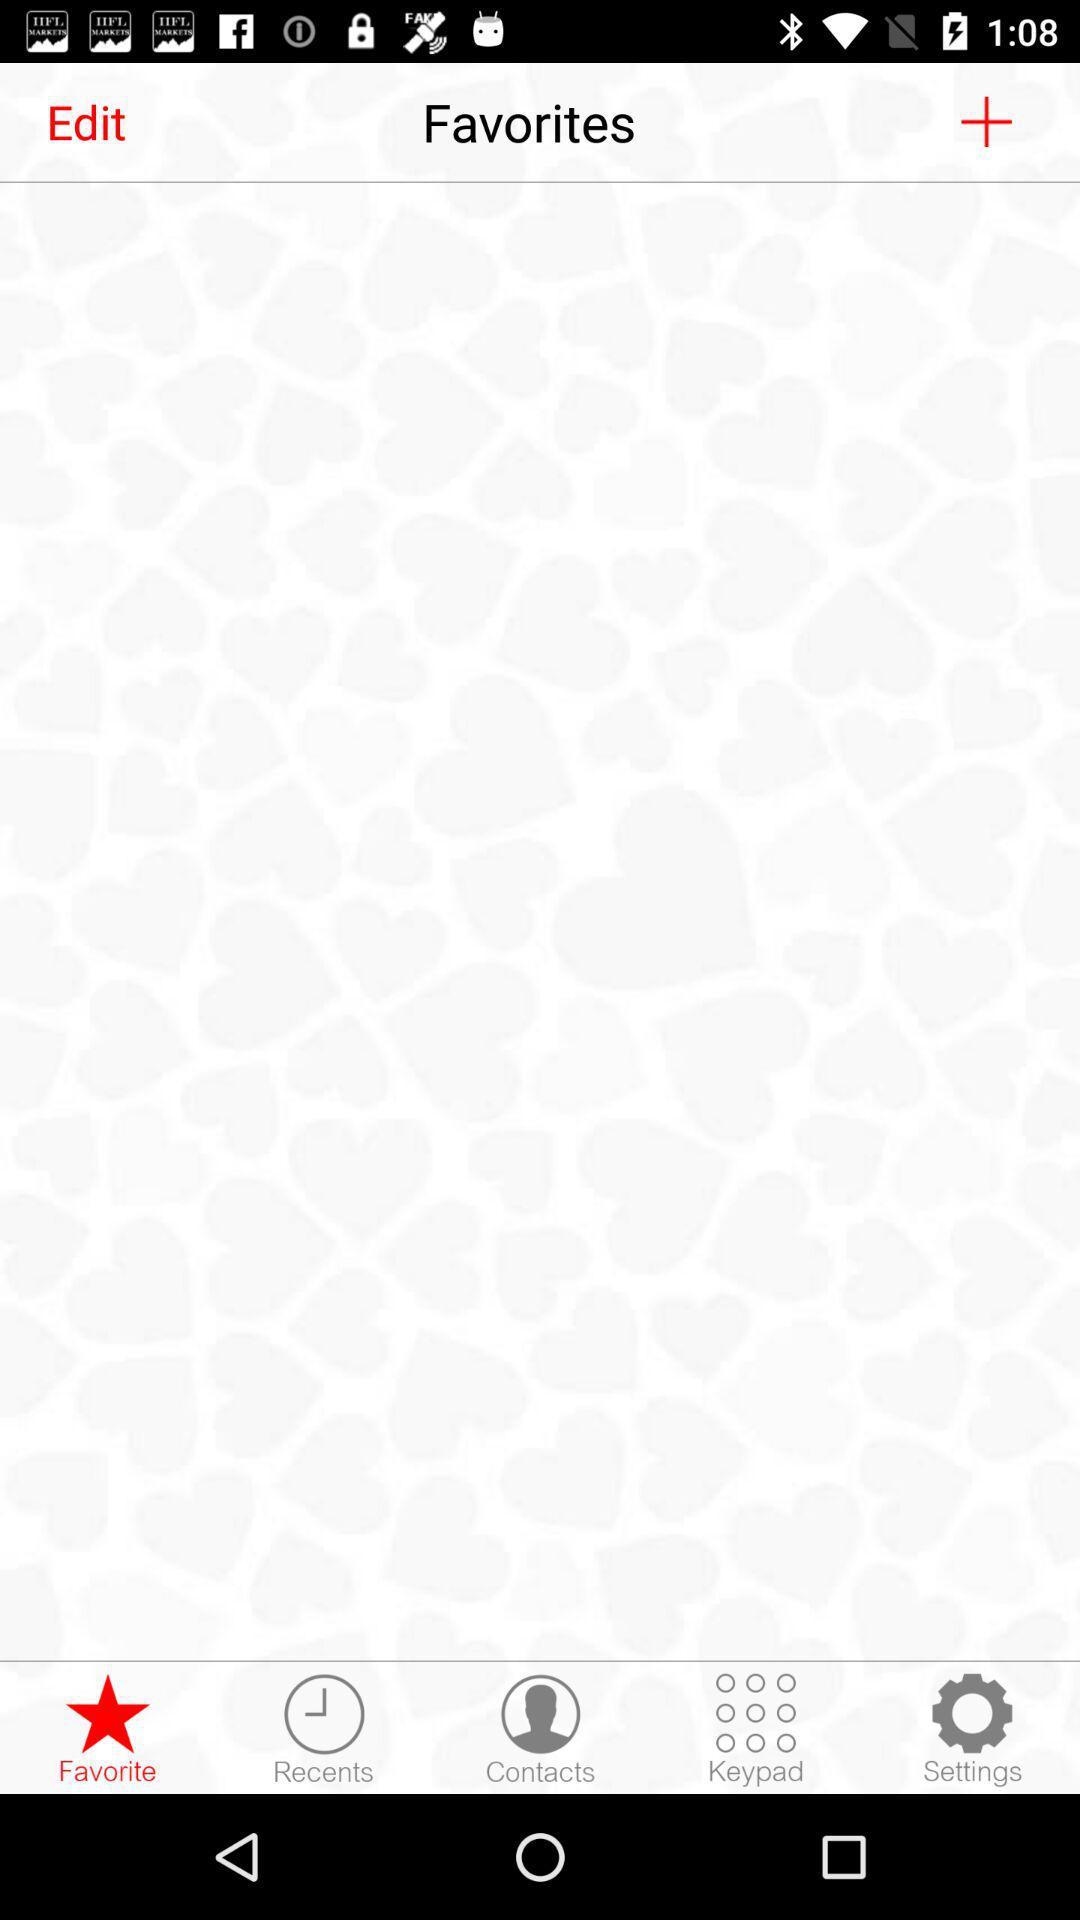 This screenshot has width=1080, height=1920. What do you see at coordinates (108, 1728) in the screenshot?
I see `the star icon` at bounding box center [108, 1728].